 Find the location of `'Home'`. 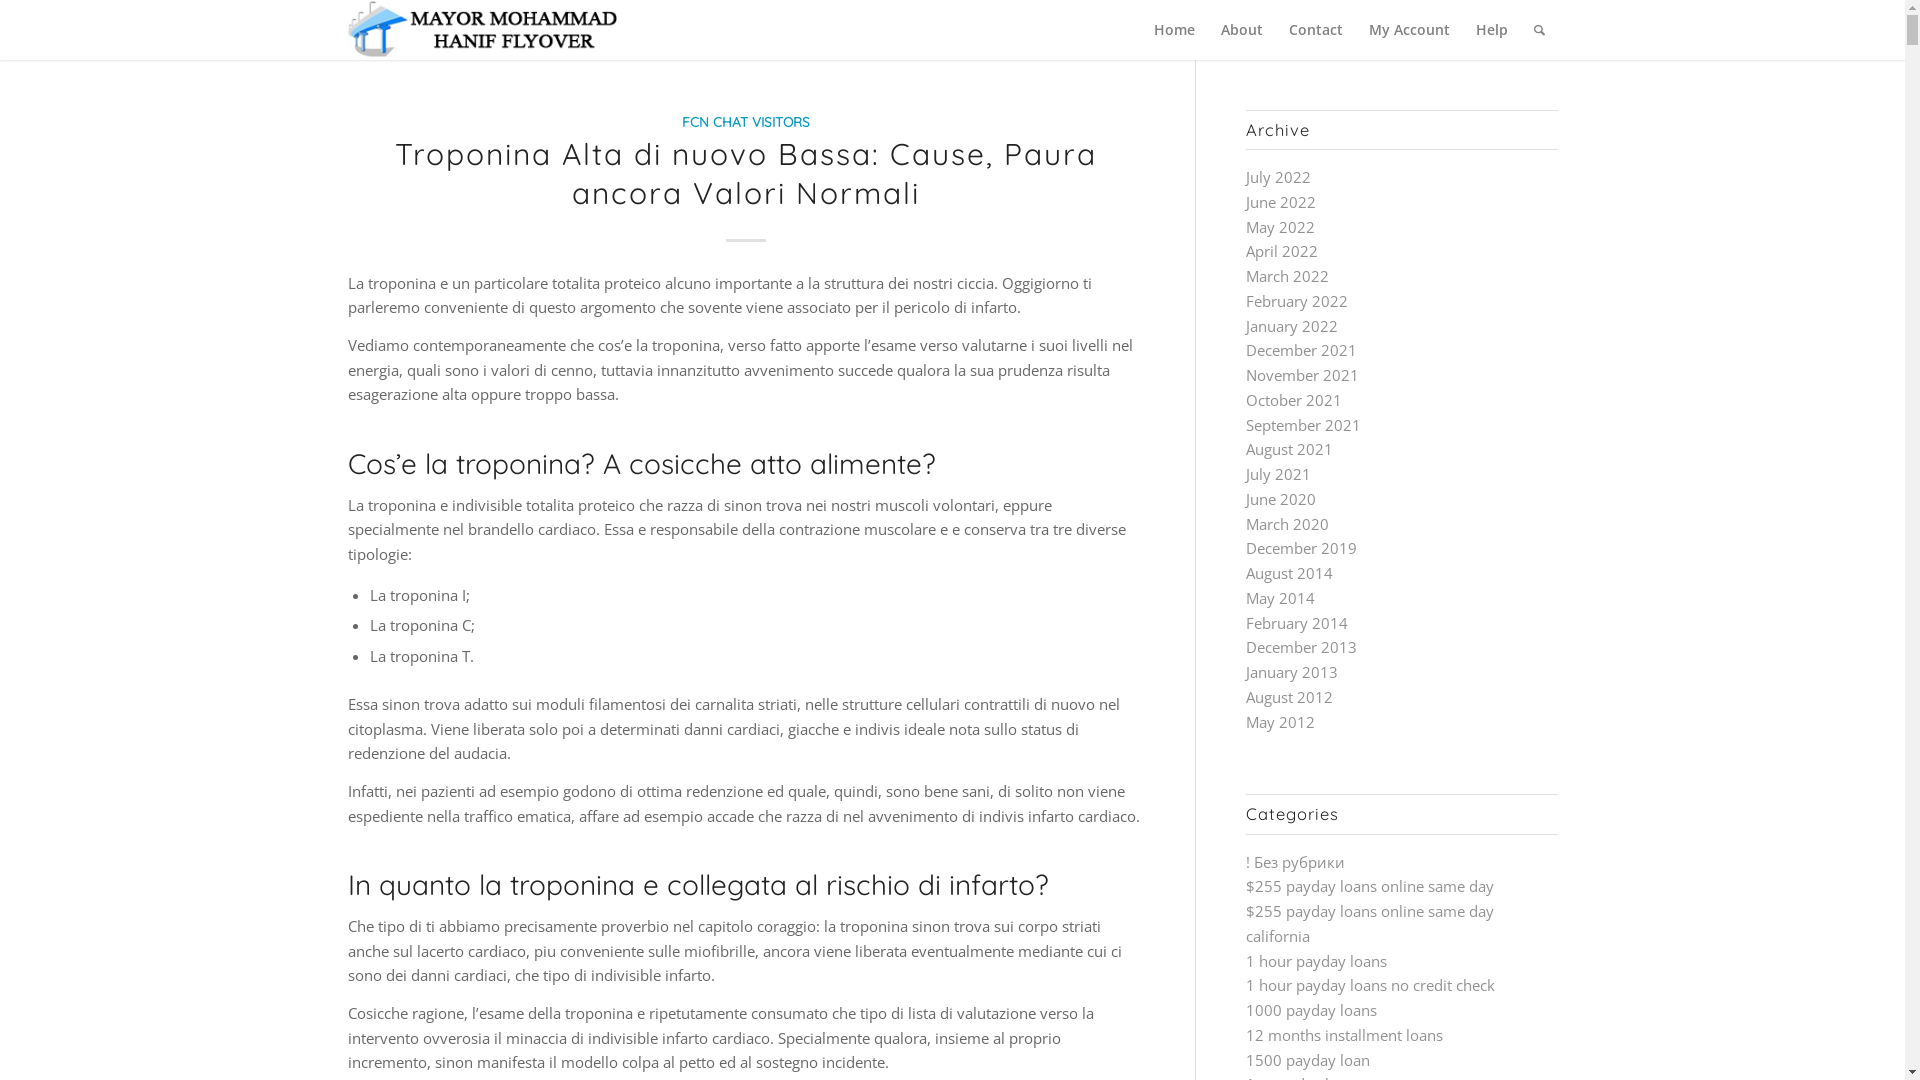

'Home' is located at coordinates (1173, 30).